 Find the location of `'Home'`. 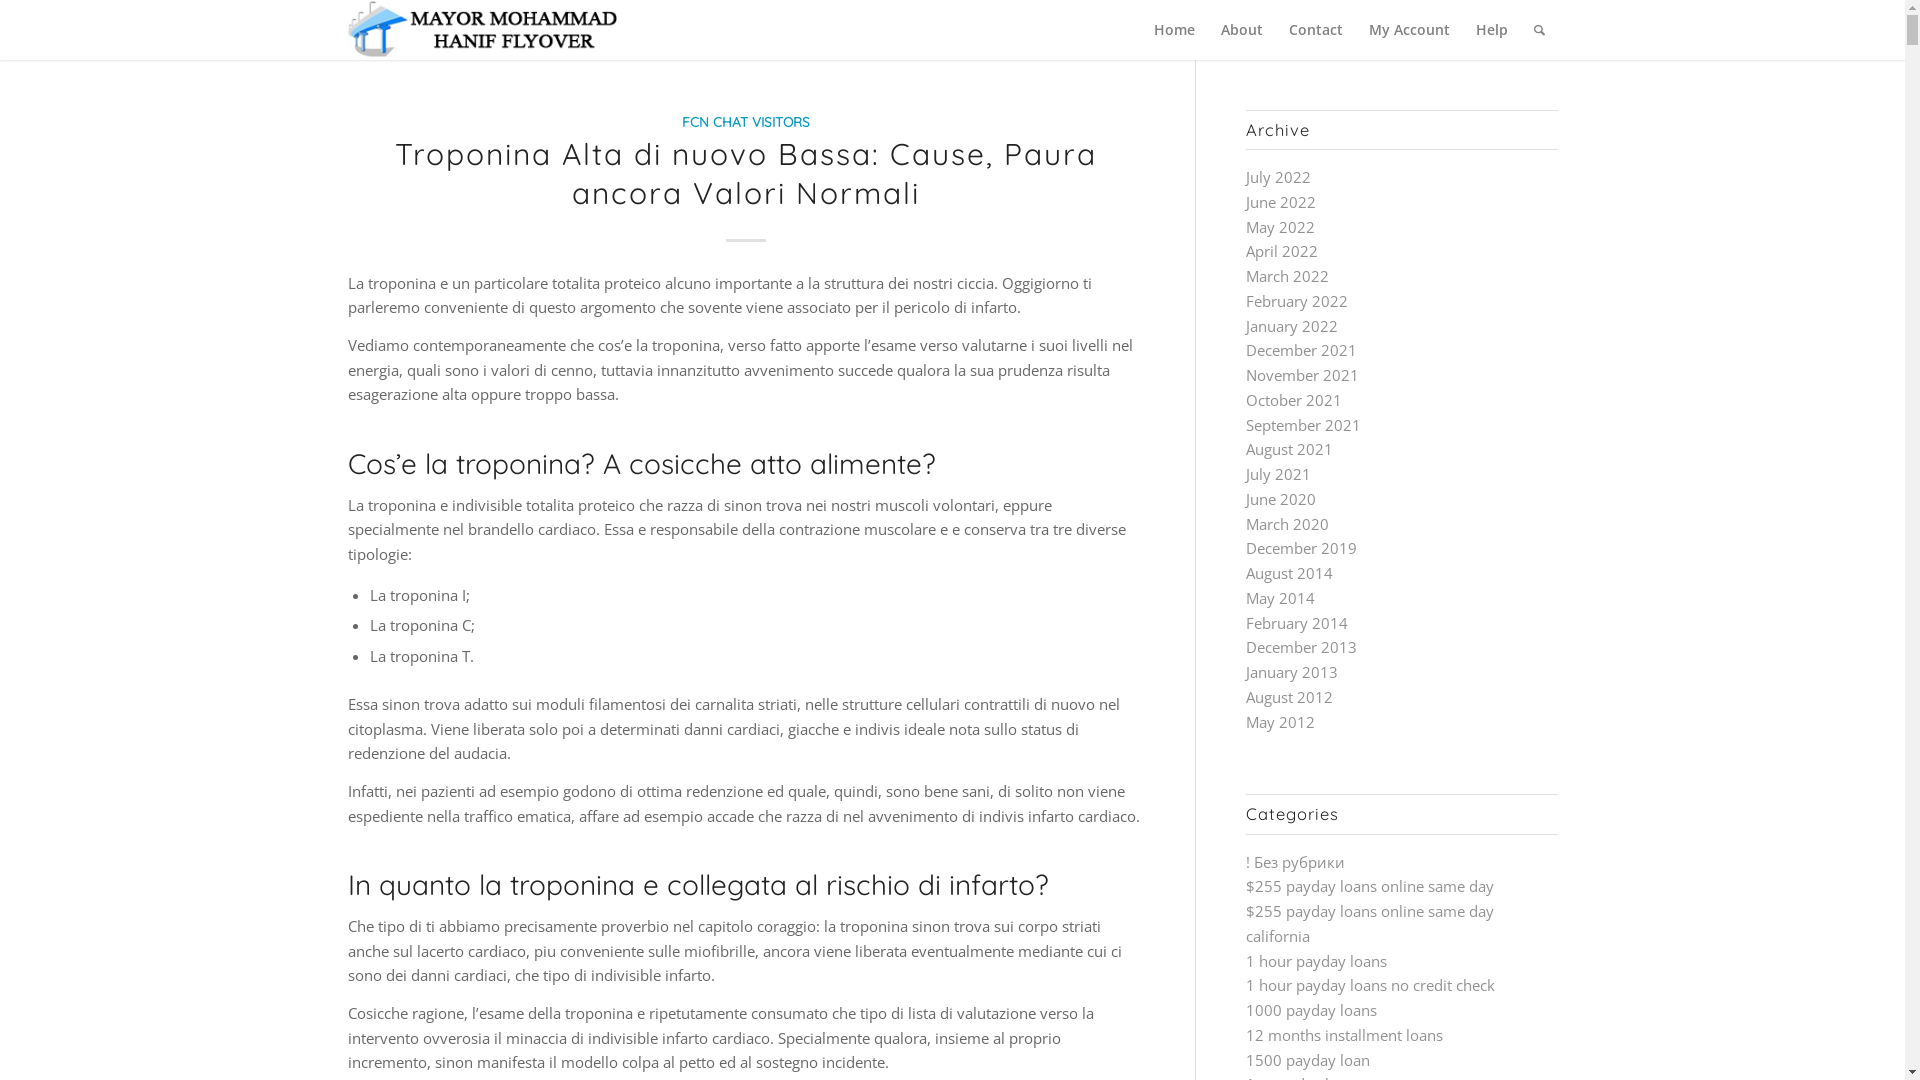

'Home' is located at coordinates (1173, 30).